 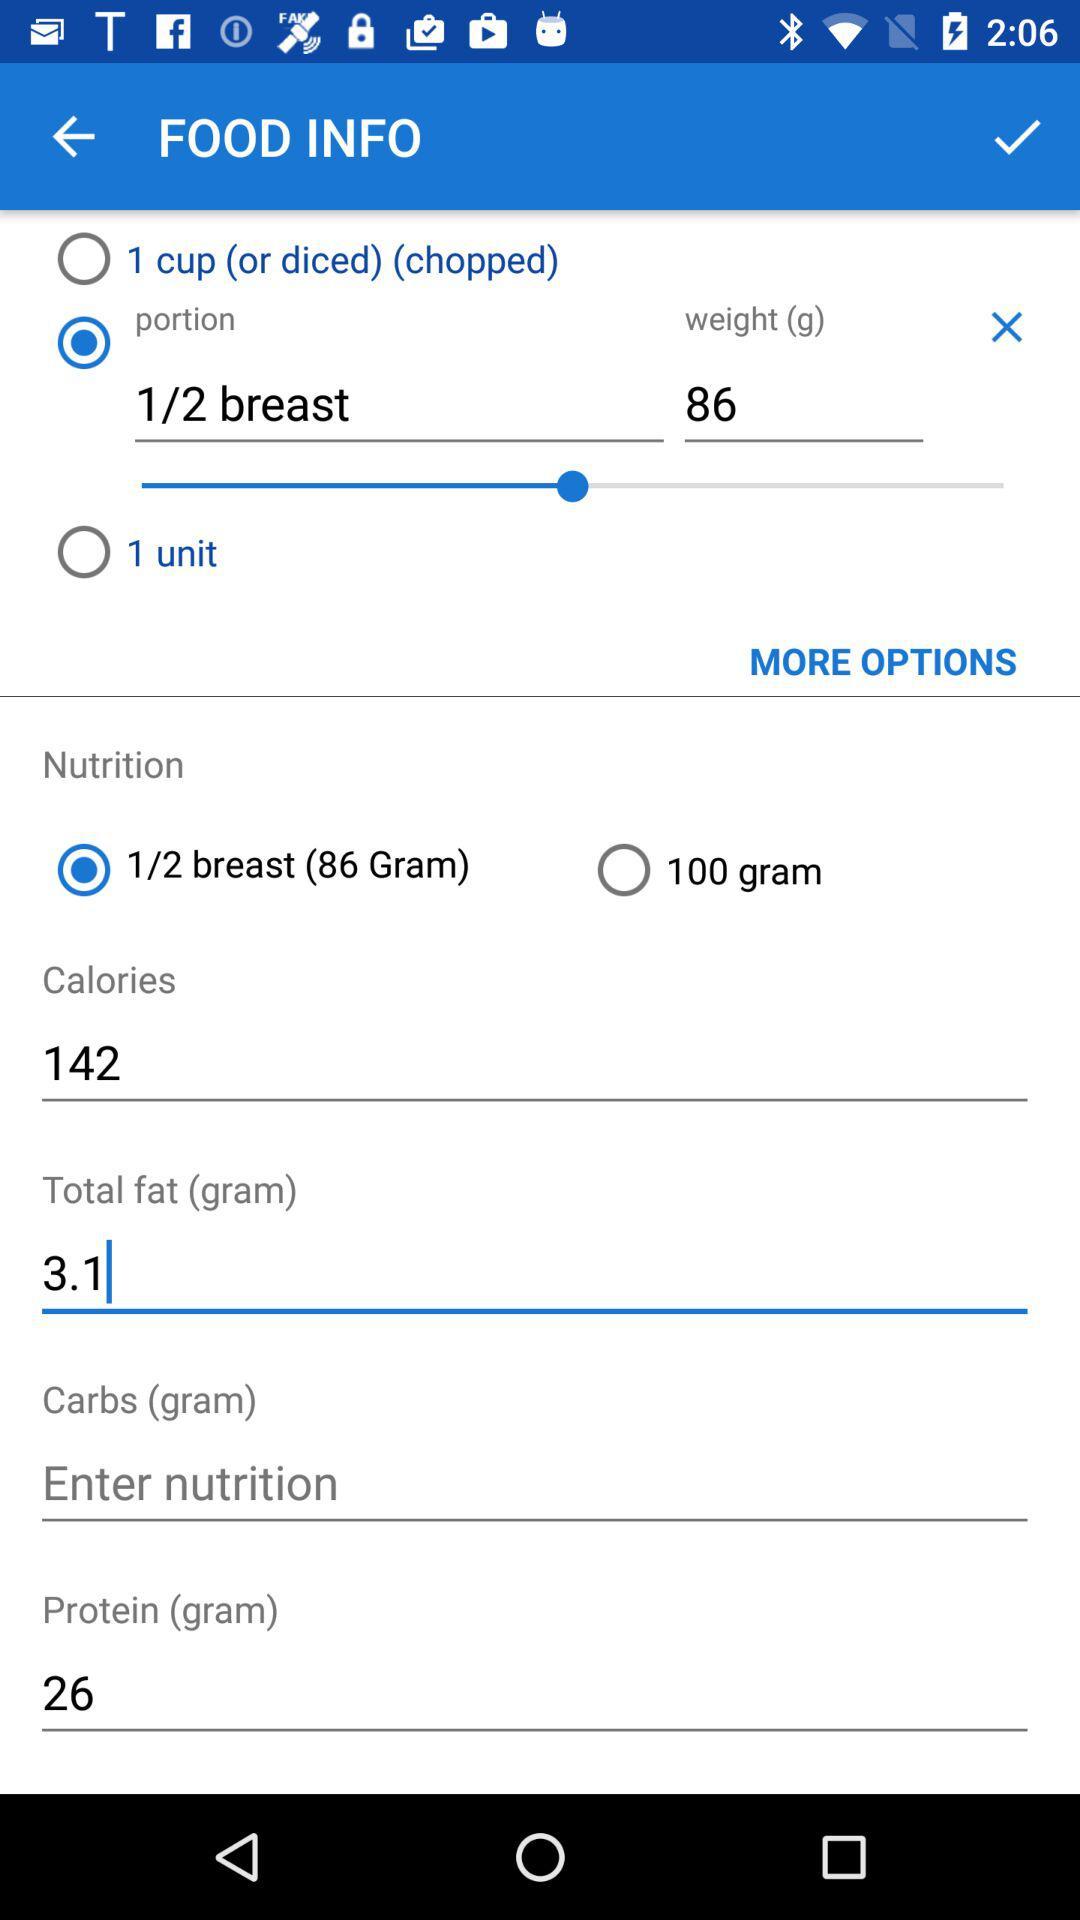 What do you see at coordinates (82, 342) in the screenshot?
I see `the icon below 1 cup or icon` at bounding box center [82, 342].